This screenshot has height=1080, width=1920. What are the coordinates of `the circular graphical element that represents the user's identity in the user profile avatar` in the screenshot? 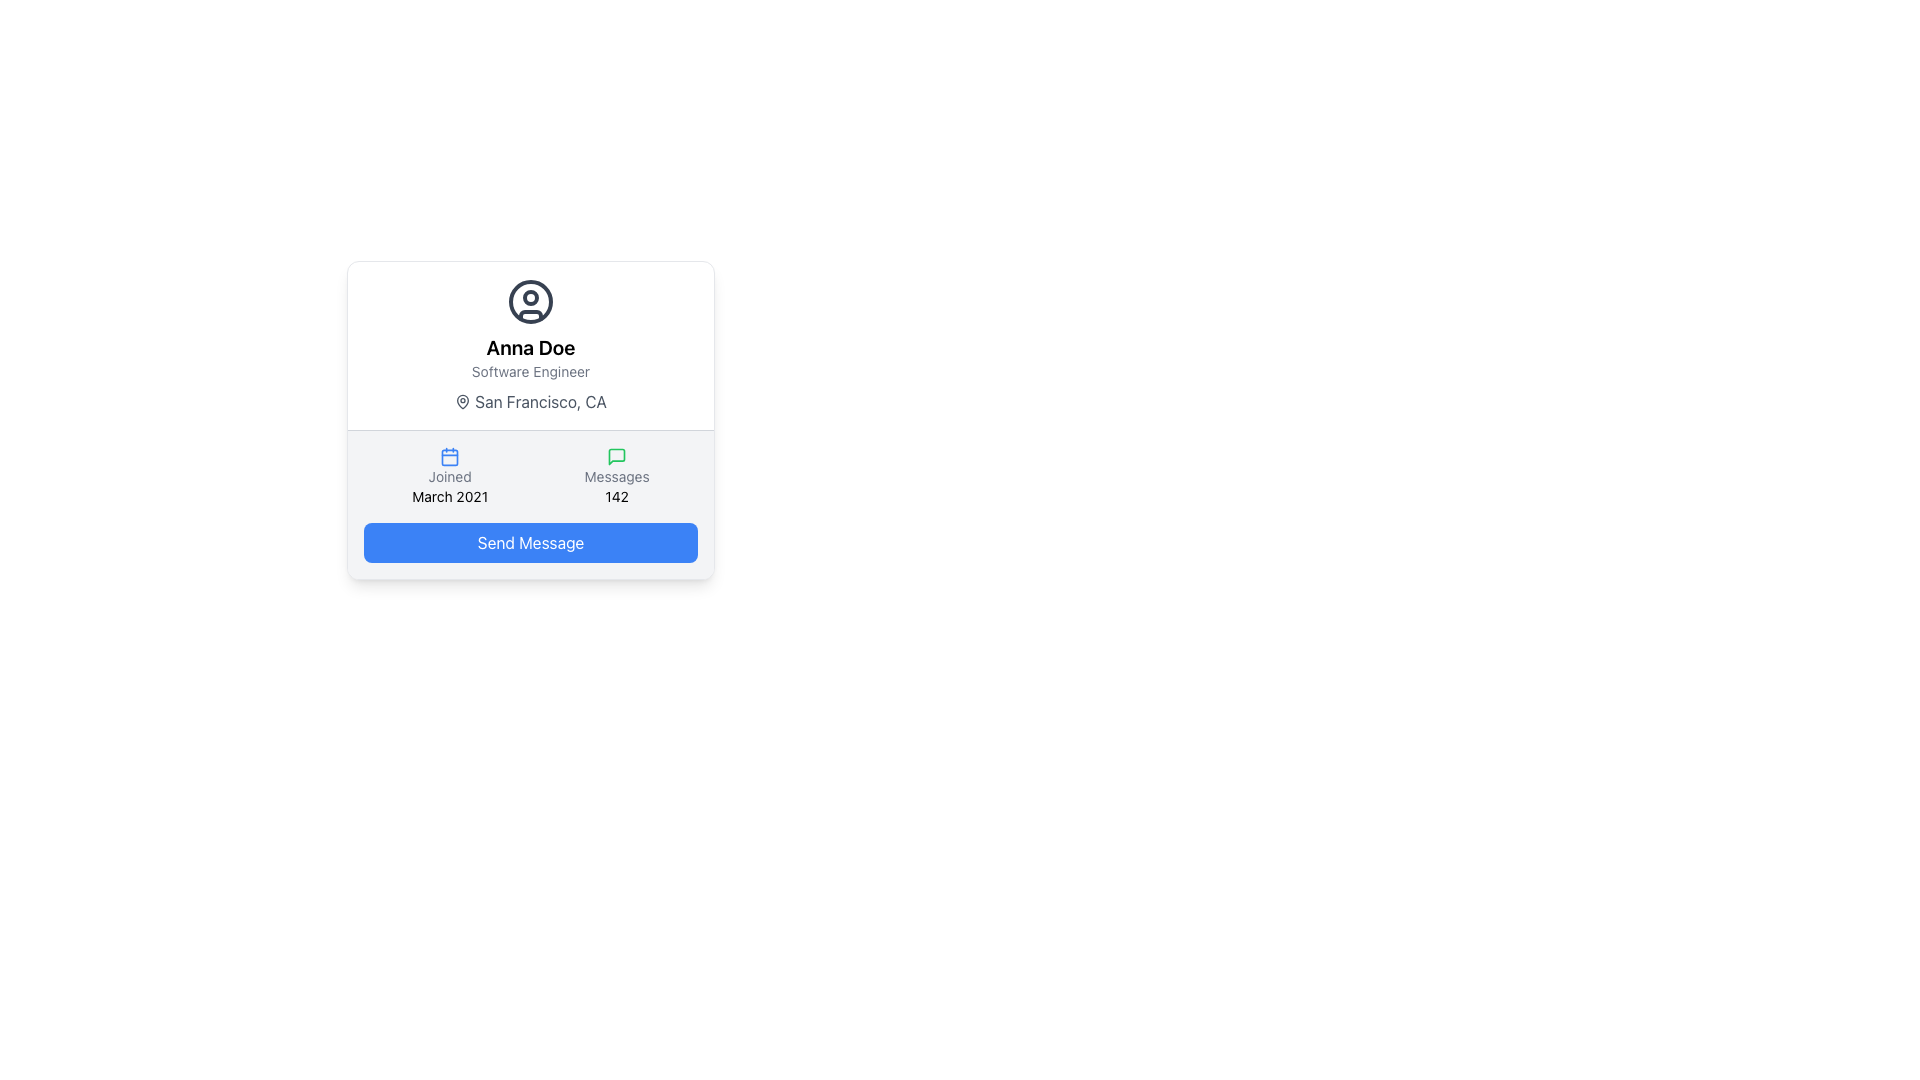 It's located at (531, 301).